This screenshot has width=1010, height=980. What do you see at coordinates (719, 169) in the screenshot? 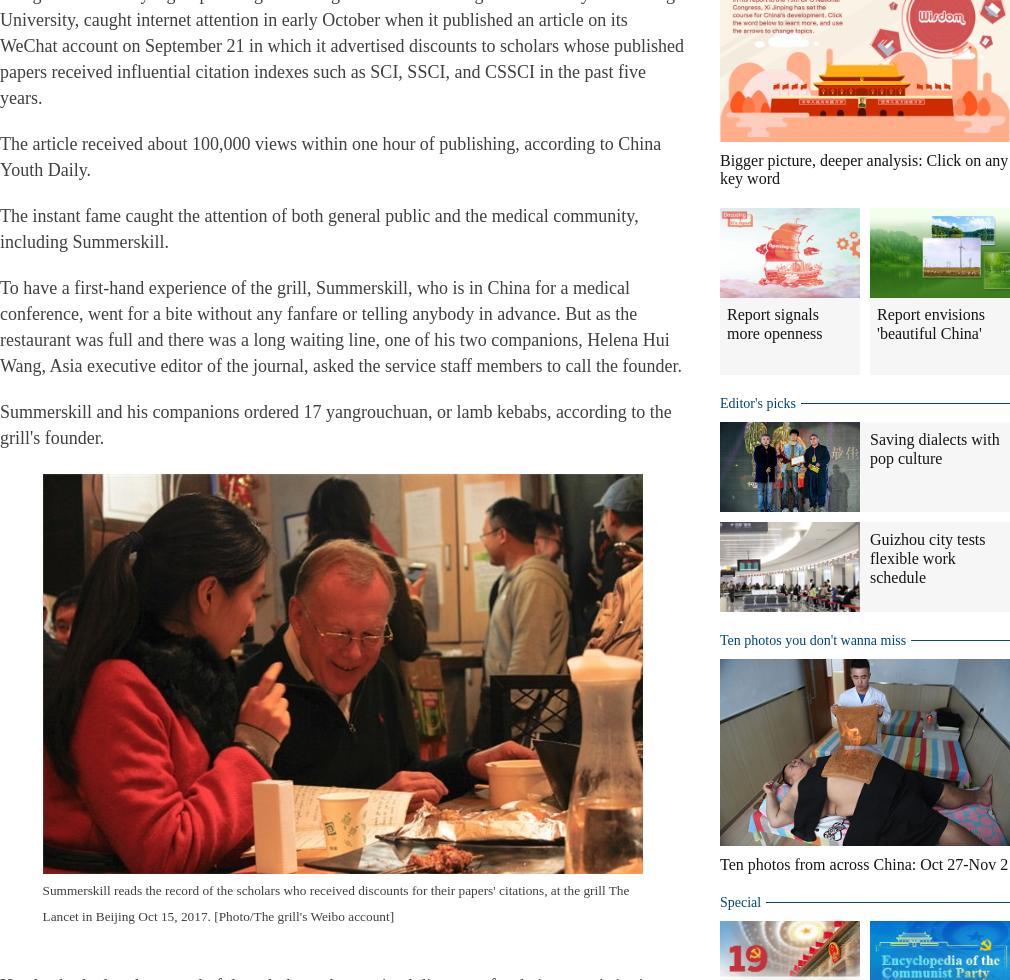
I see `'Bigger picture, deeper analysis: Click on any key word'` at bounding box center [719, 169].